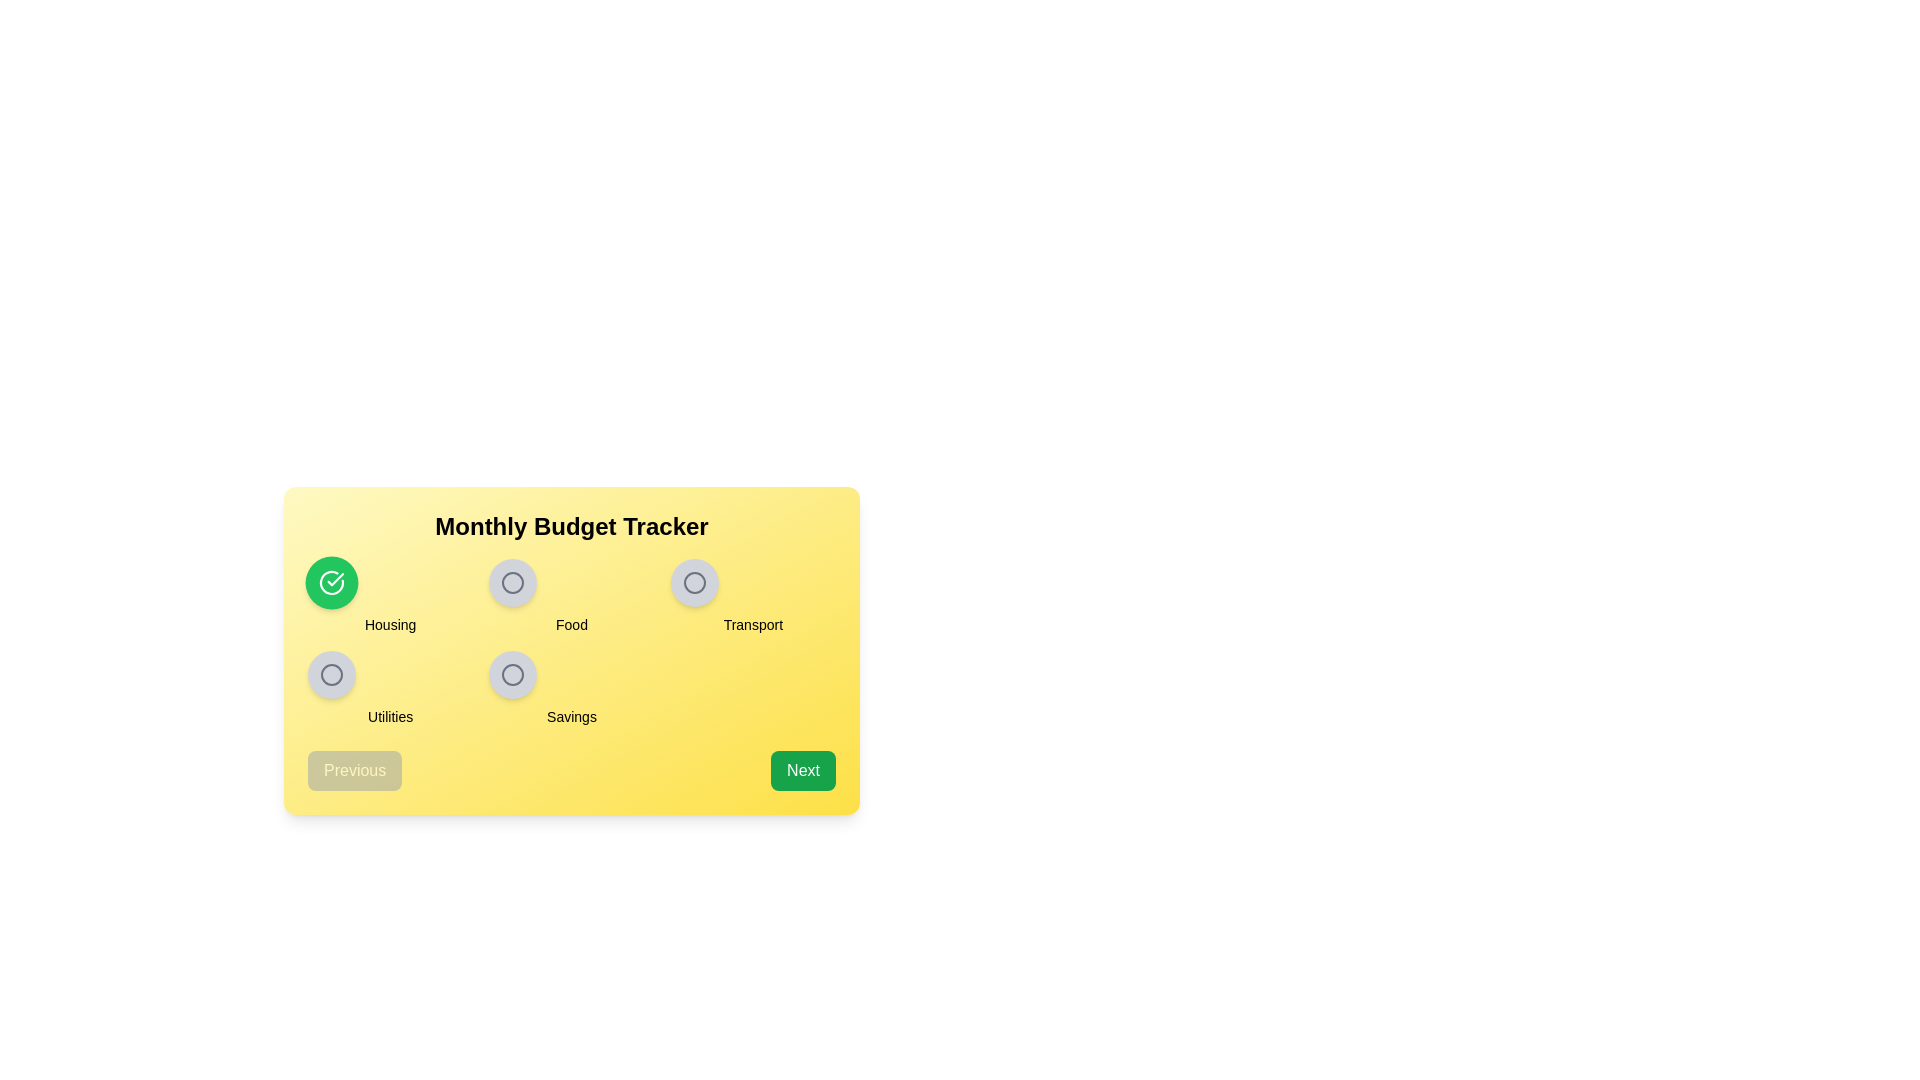 The width and height of the screenshot is (1920, 1080). I want to click on the 'Housing' text label, which is styled in bold, capitalized font on a light yellow background, located in the bottom half of the 'Monthly Budget Tracker' card, so click(390, 623).